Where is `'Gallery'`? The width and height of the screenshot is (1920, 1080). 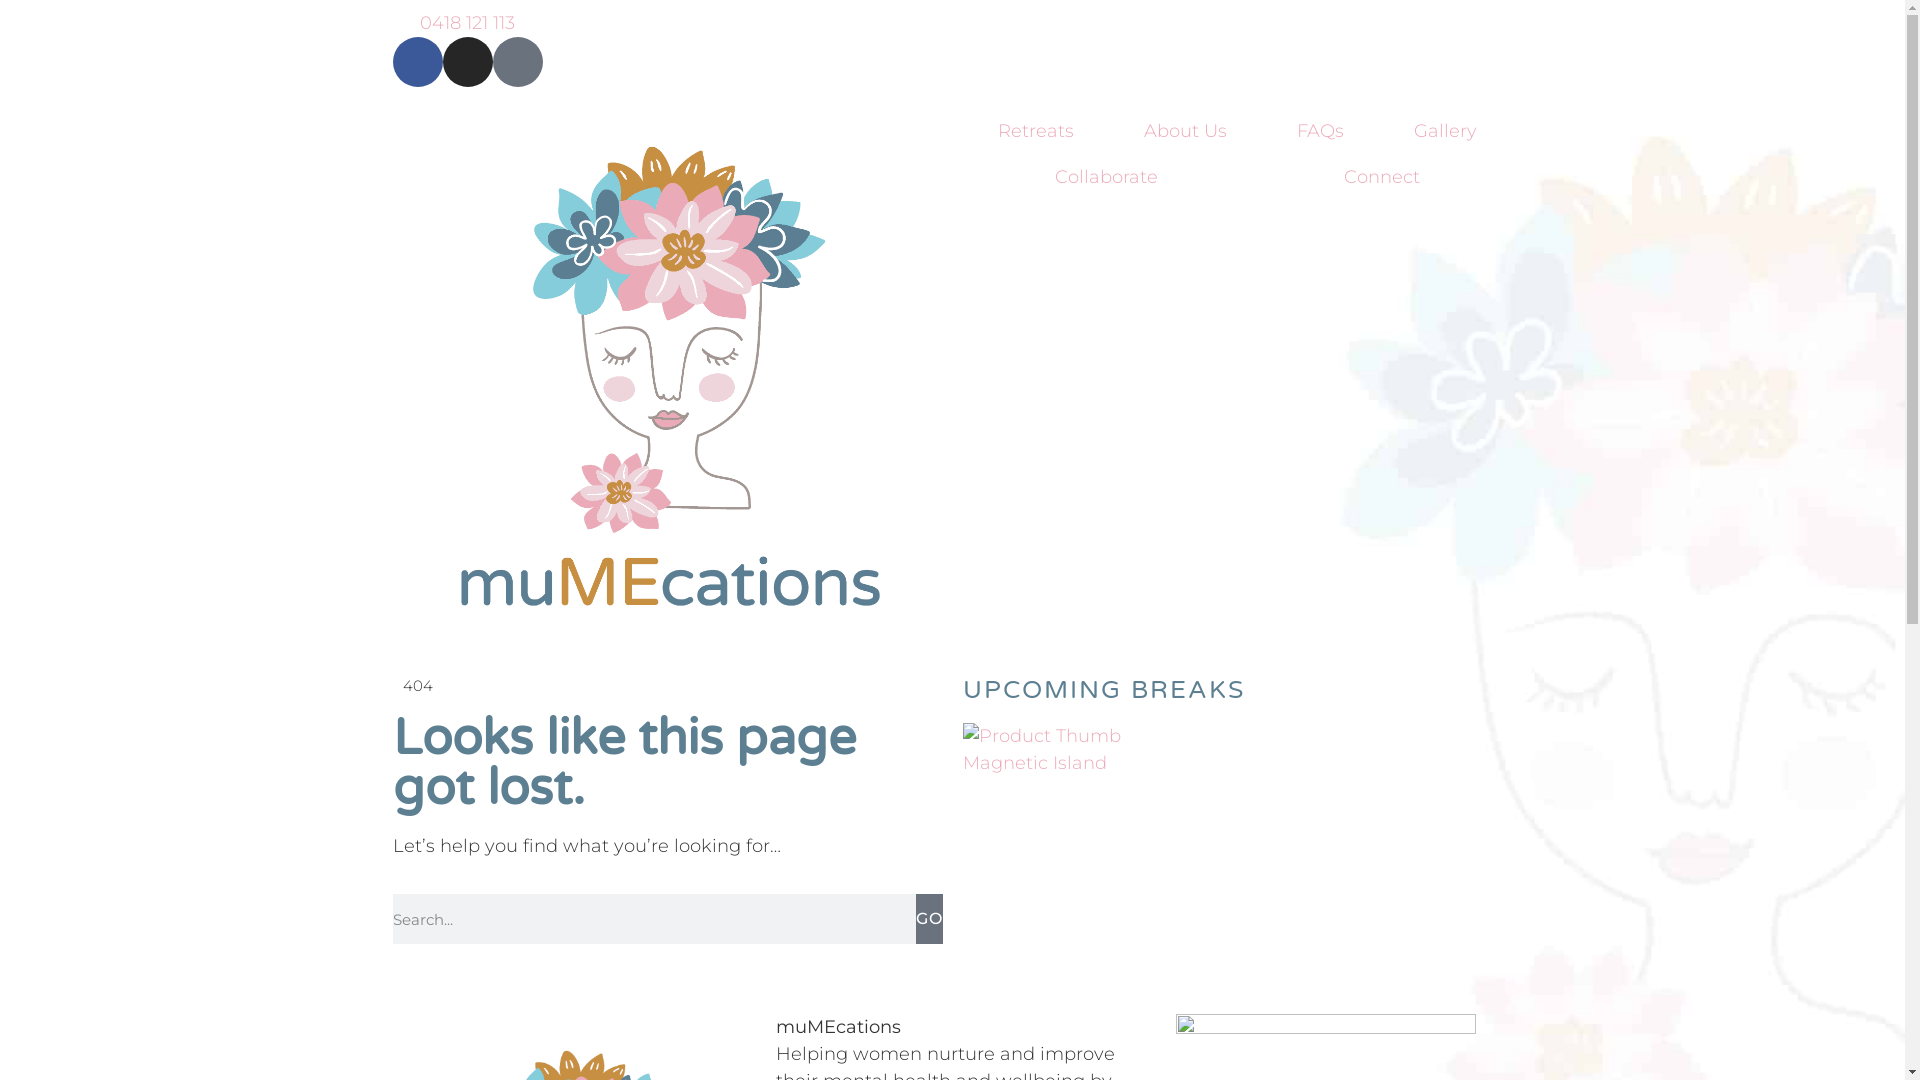
'Gallery' is located at coordinates (1445, 131).